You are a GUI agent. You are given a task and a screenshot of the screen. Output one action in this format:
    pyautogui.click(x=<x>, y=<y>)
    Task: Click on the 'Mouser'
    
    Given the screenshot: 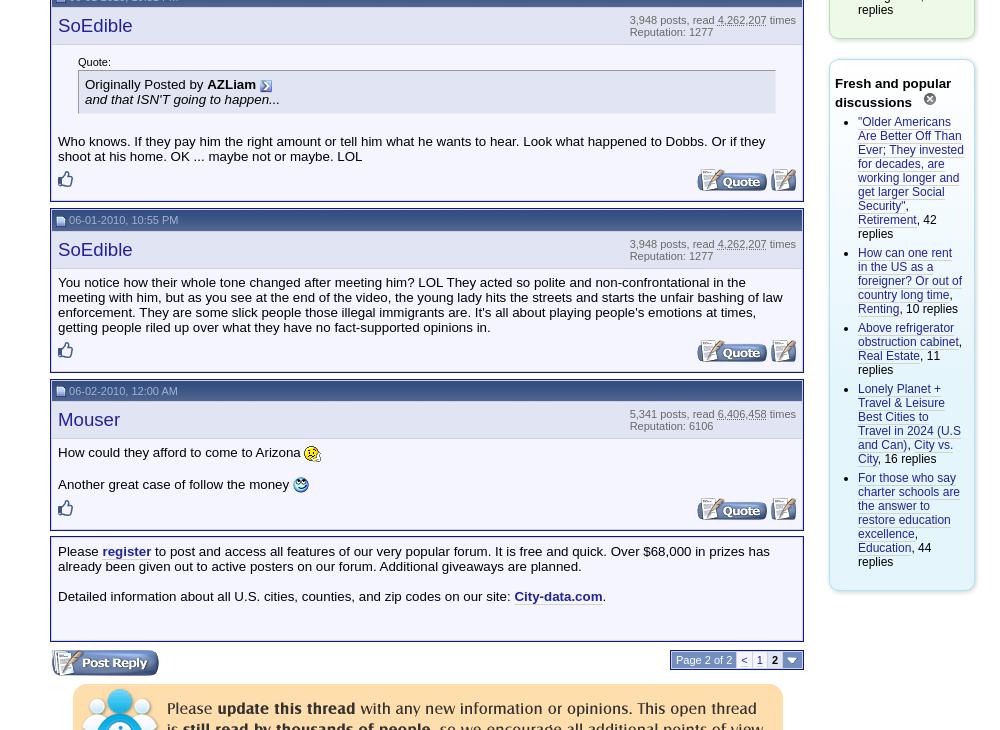 What is the action you would take?
    pyautogui.click(x=58, y=418)
    